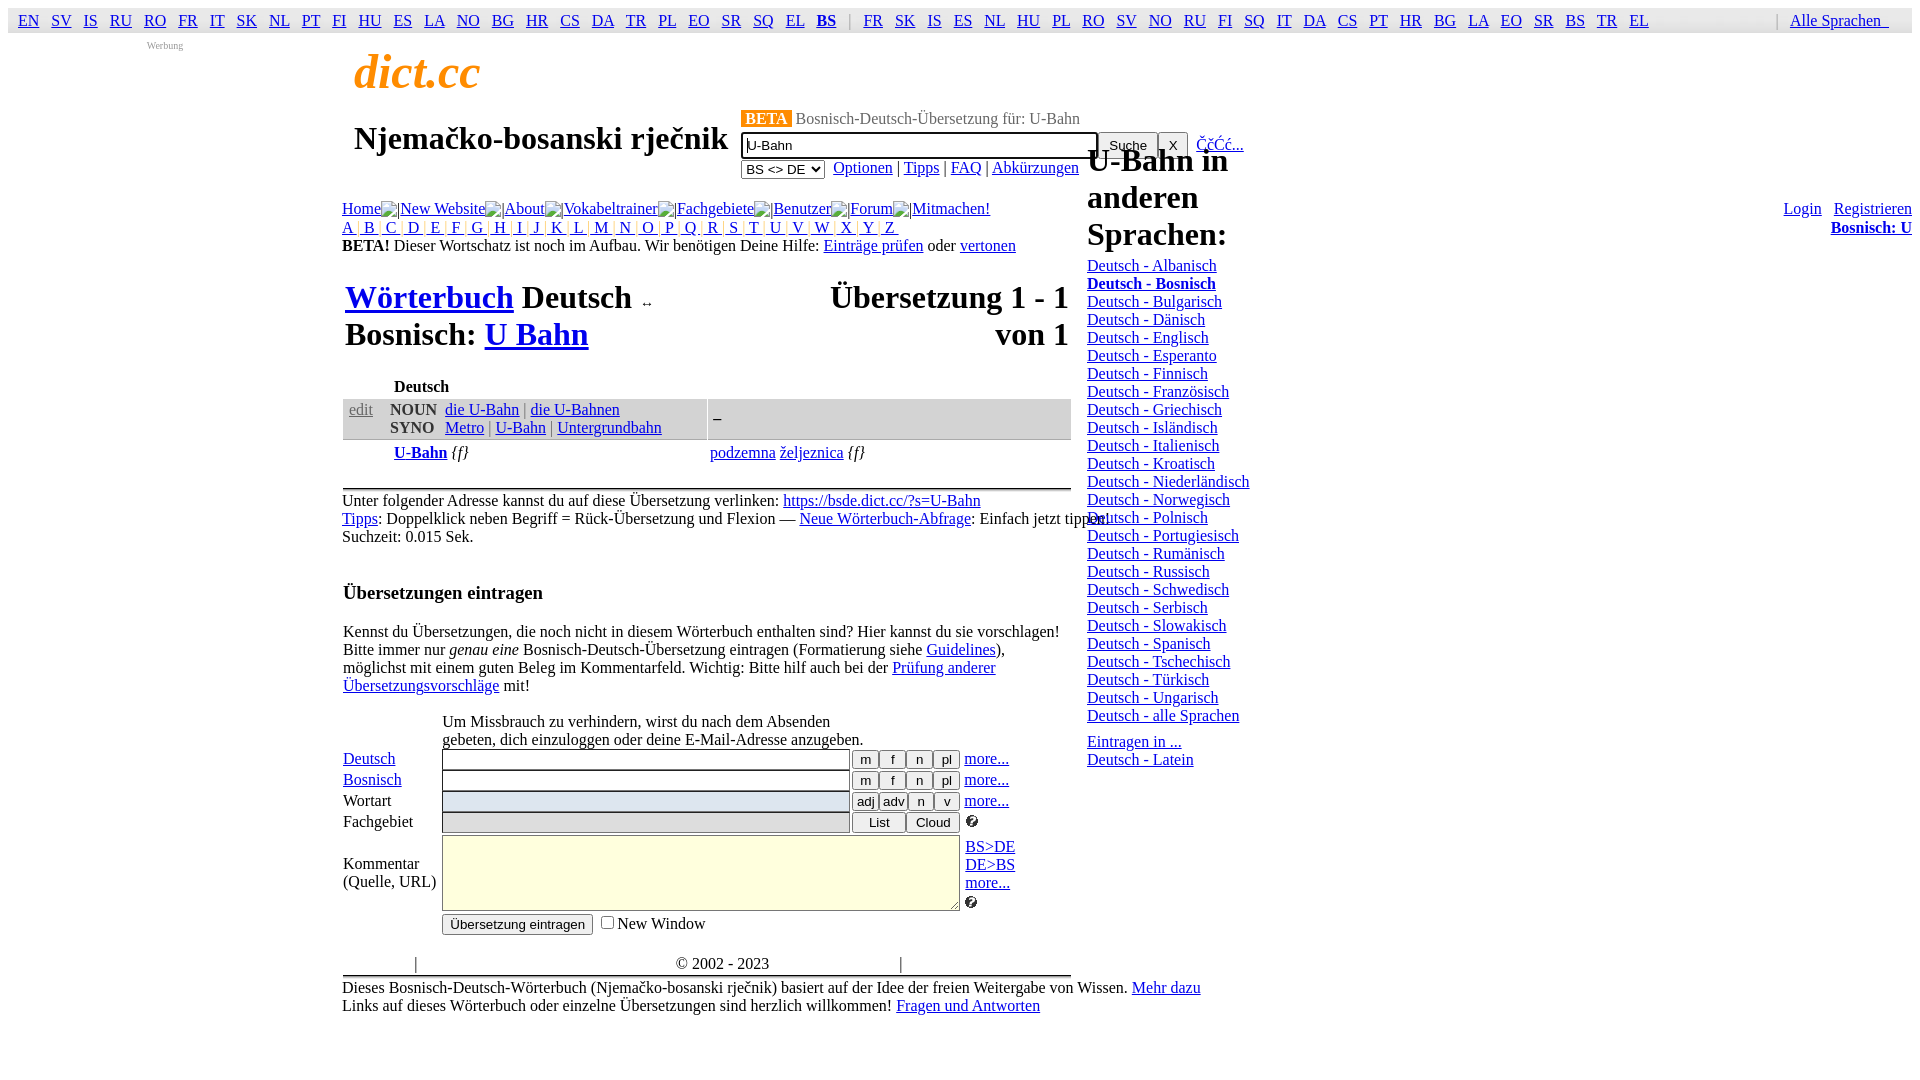 This screenshot has width=1920, height=1080. What do you see at coordinates (1842, 20) in the screenshot?
I see `'Alle Sprachen '` at bounding box center [1842, 20].